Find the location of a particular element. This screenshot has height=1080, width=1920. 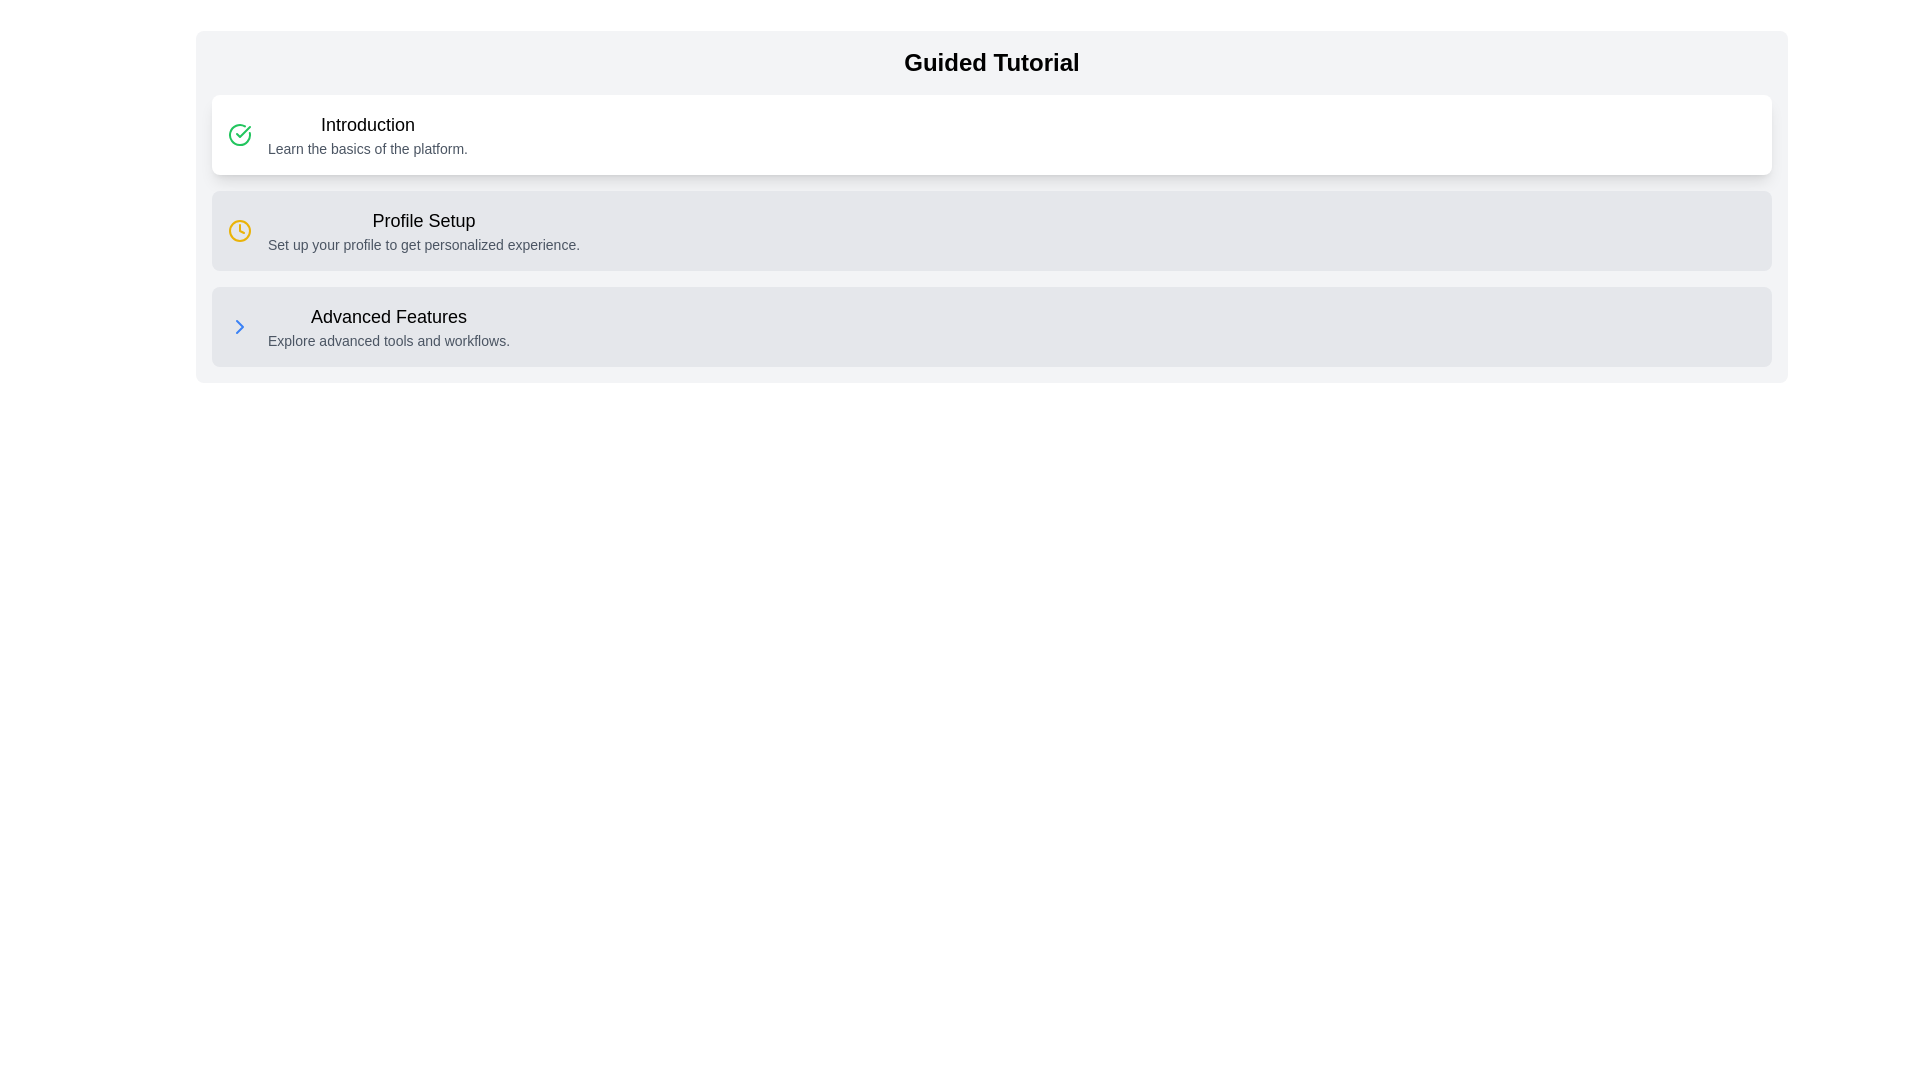

the clickable card located in the bottom section of the tutorial steps, under the titles 'Introduction' and 'Profile Setup' is located at coordinates (992, 326).